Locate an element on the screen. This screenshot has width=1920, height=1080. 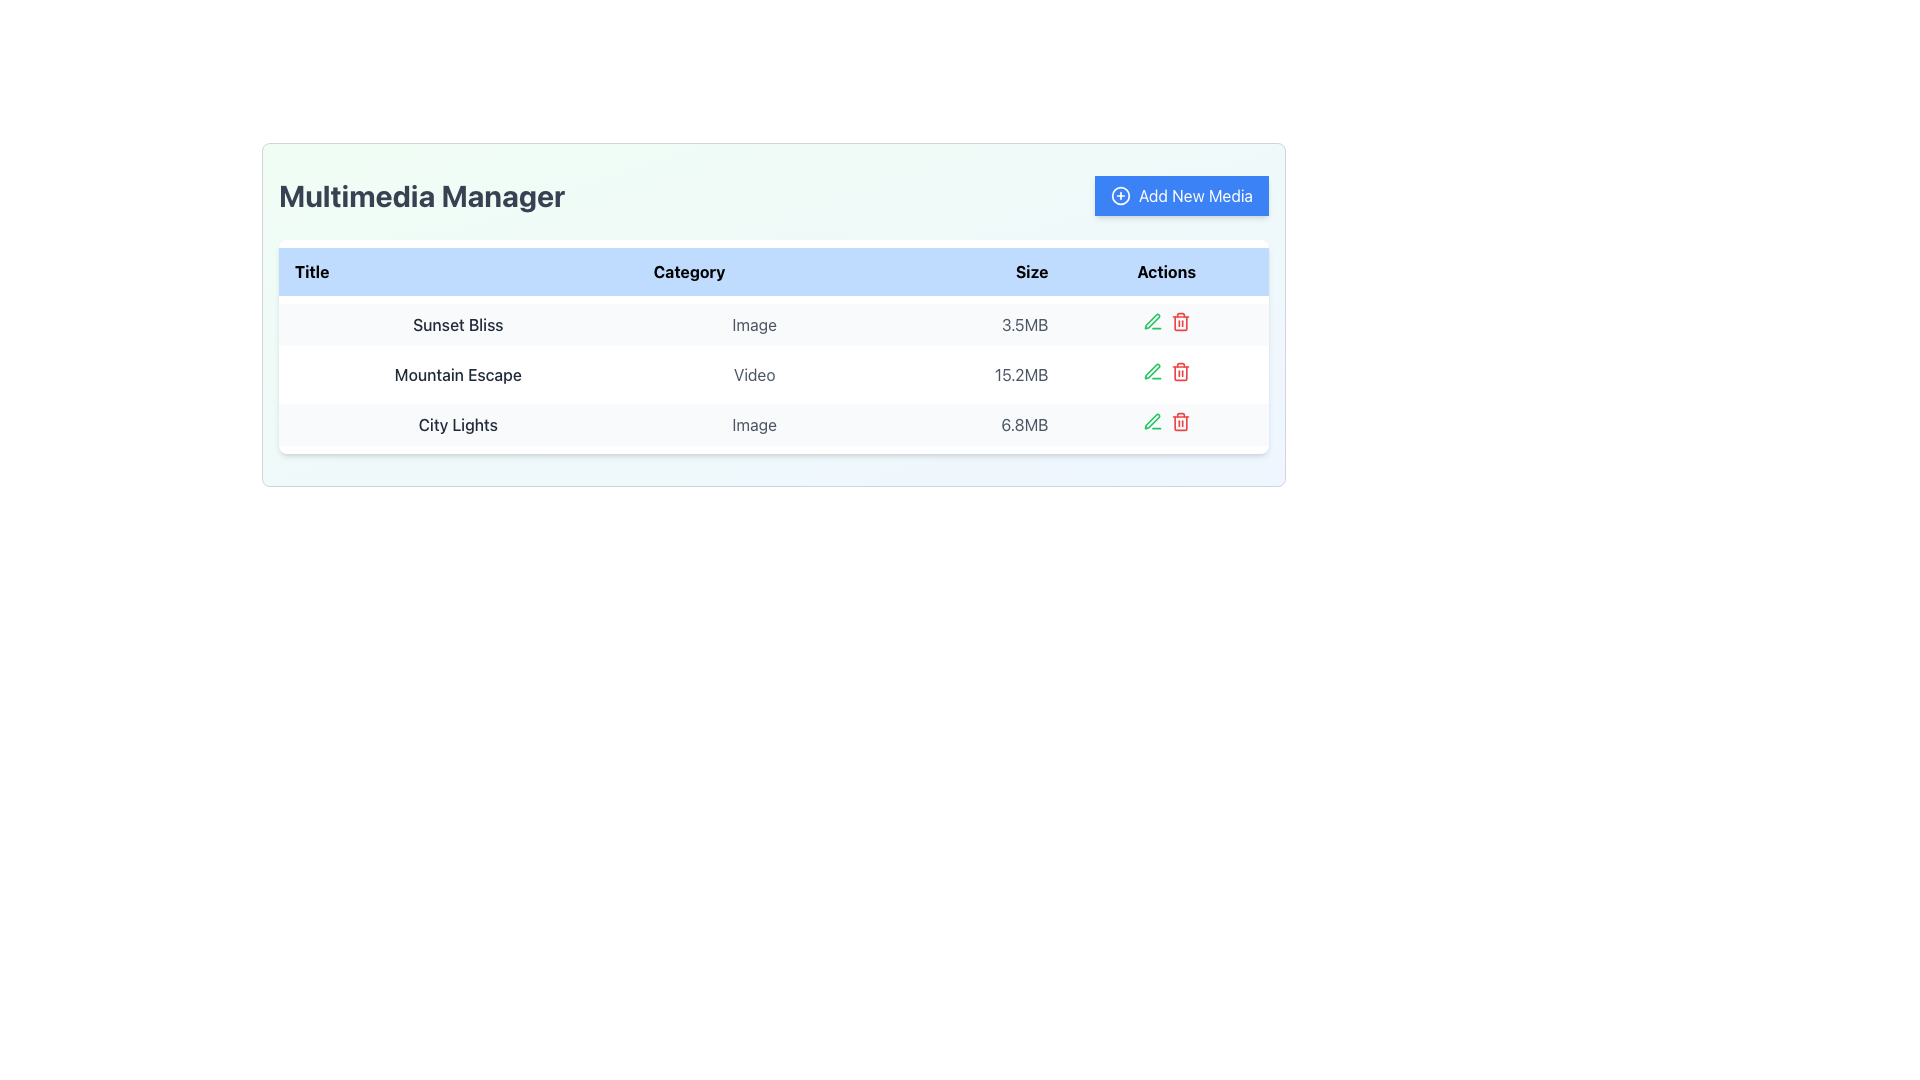
the edit button located in the 'Actions' column of the second row of the table is located at coordinates (1152, 371).